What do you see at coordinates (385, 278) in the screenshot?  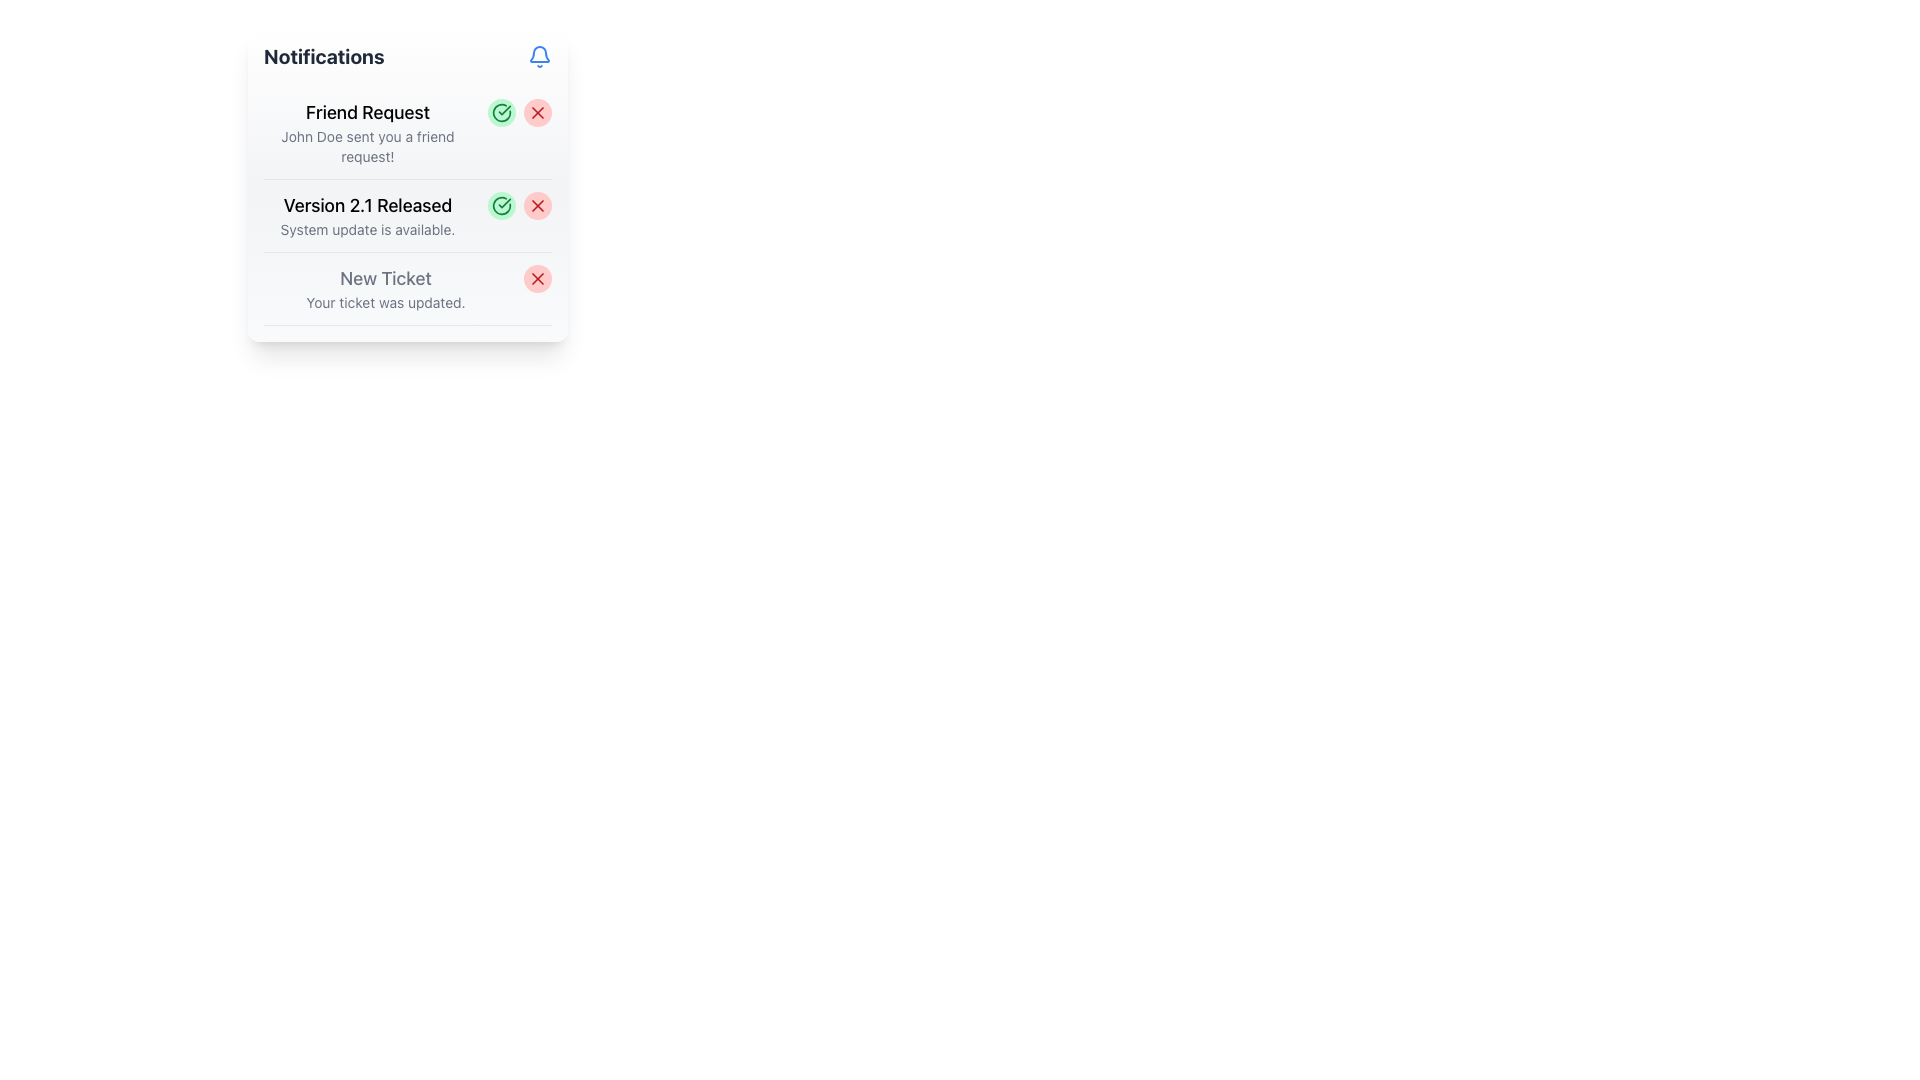 I see `the 'New Ticket' text label, which is styled in gray medium-sized sans-serif font and located in the notifications panel as the title of the third notification` at bounding box center [385, 278].